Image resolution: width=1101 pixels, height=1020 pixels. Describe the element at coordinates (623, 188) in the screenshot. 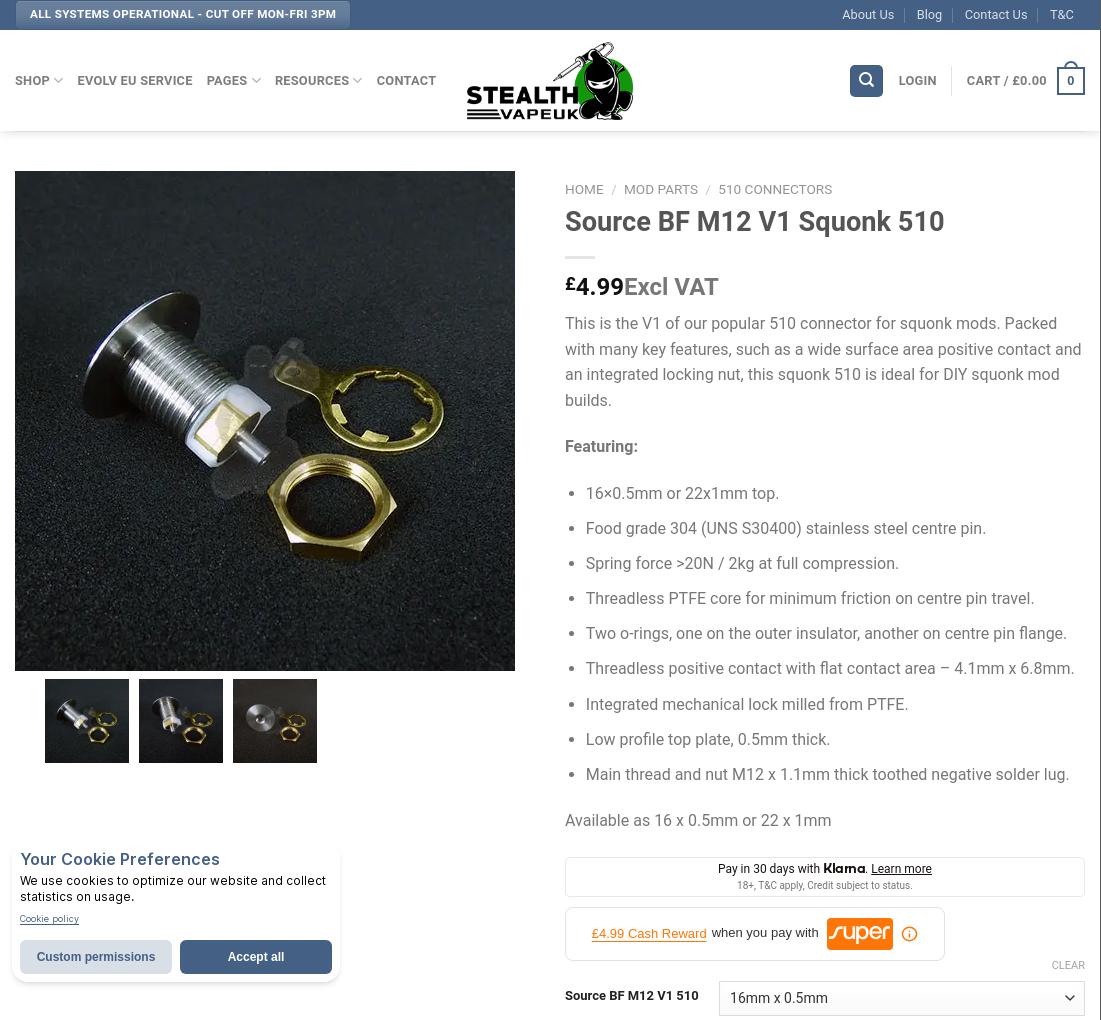

I see `'Mod Parts'` at that location.